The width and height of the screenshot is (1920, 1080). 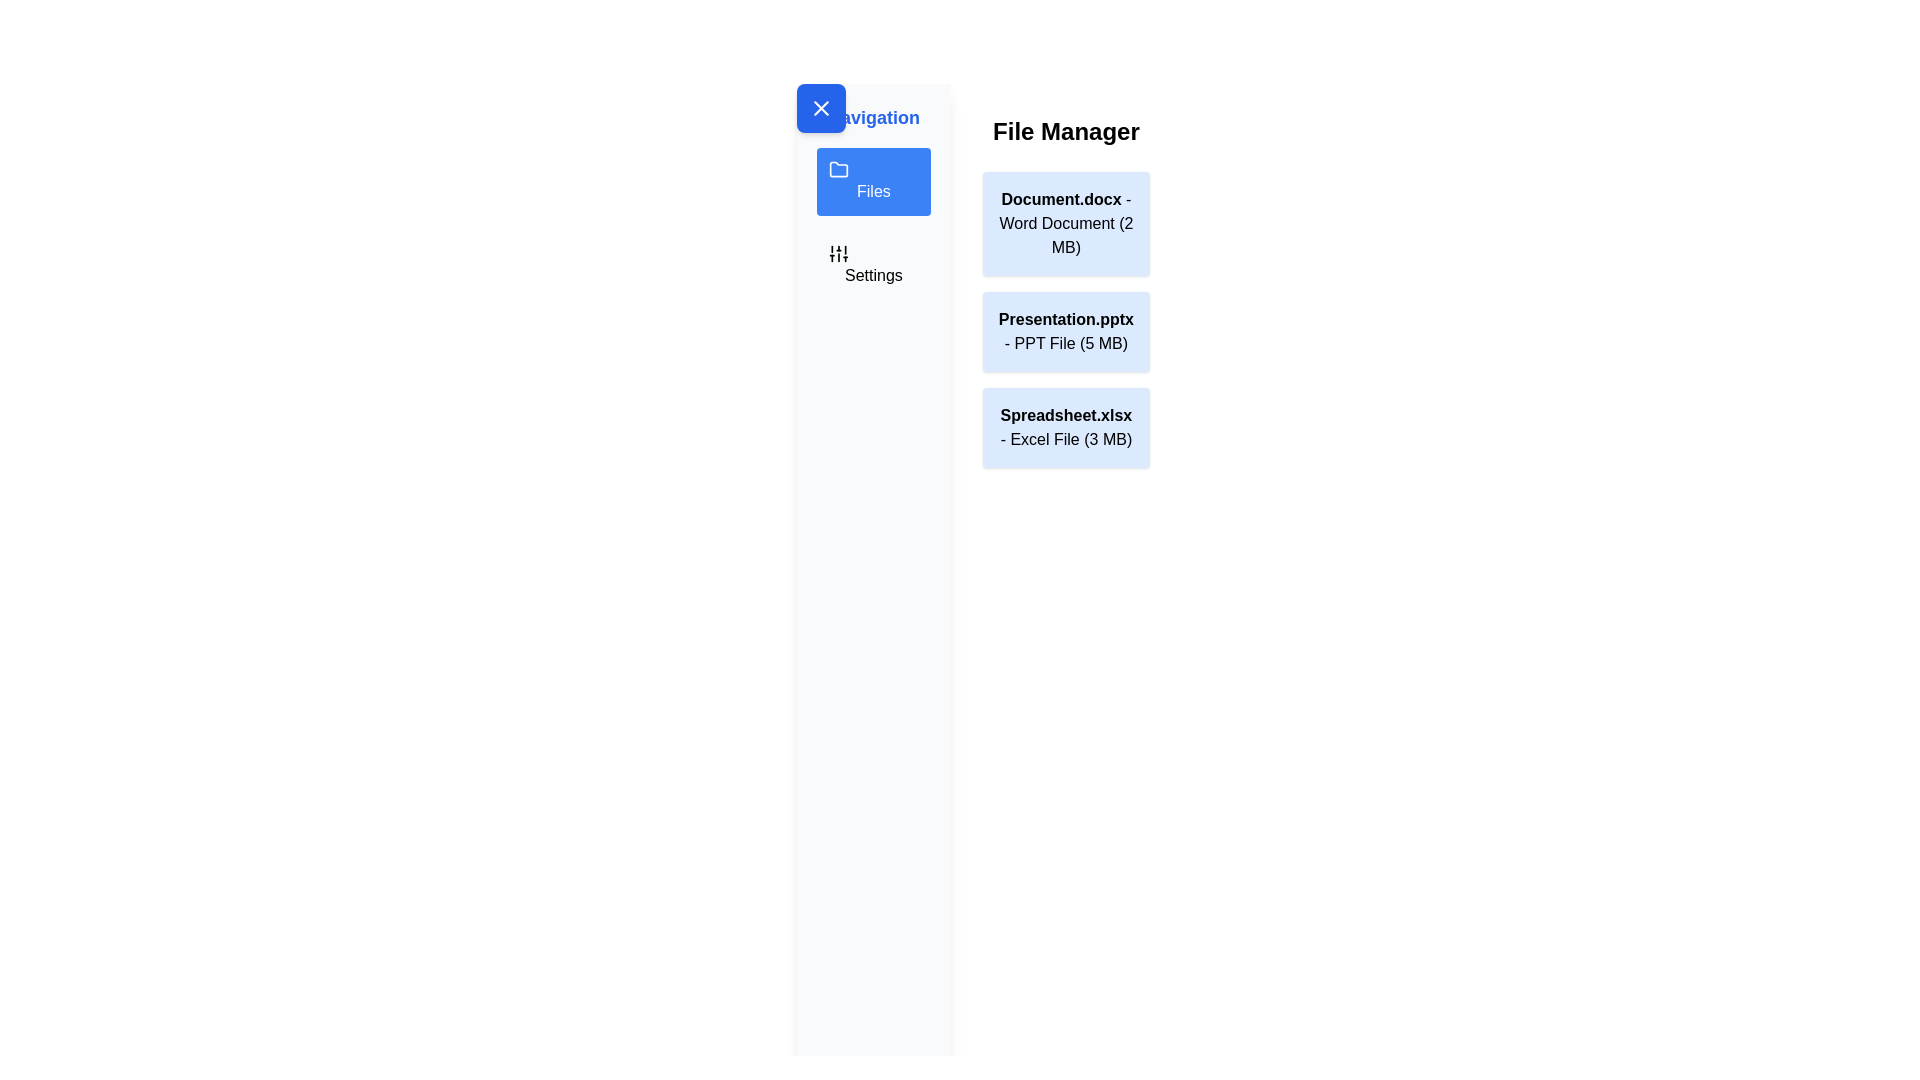 What do you see at coordinates (839, 168) in the screenshot?
I see `the 'Files' icon located to the left of the text within the Files button in the navigation bar` at bounding box center [839, 168].